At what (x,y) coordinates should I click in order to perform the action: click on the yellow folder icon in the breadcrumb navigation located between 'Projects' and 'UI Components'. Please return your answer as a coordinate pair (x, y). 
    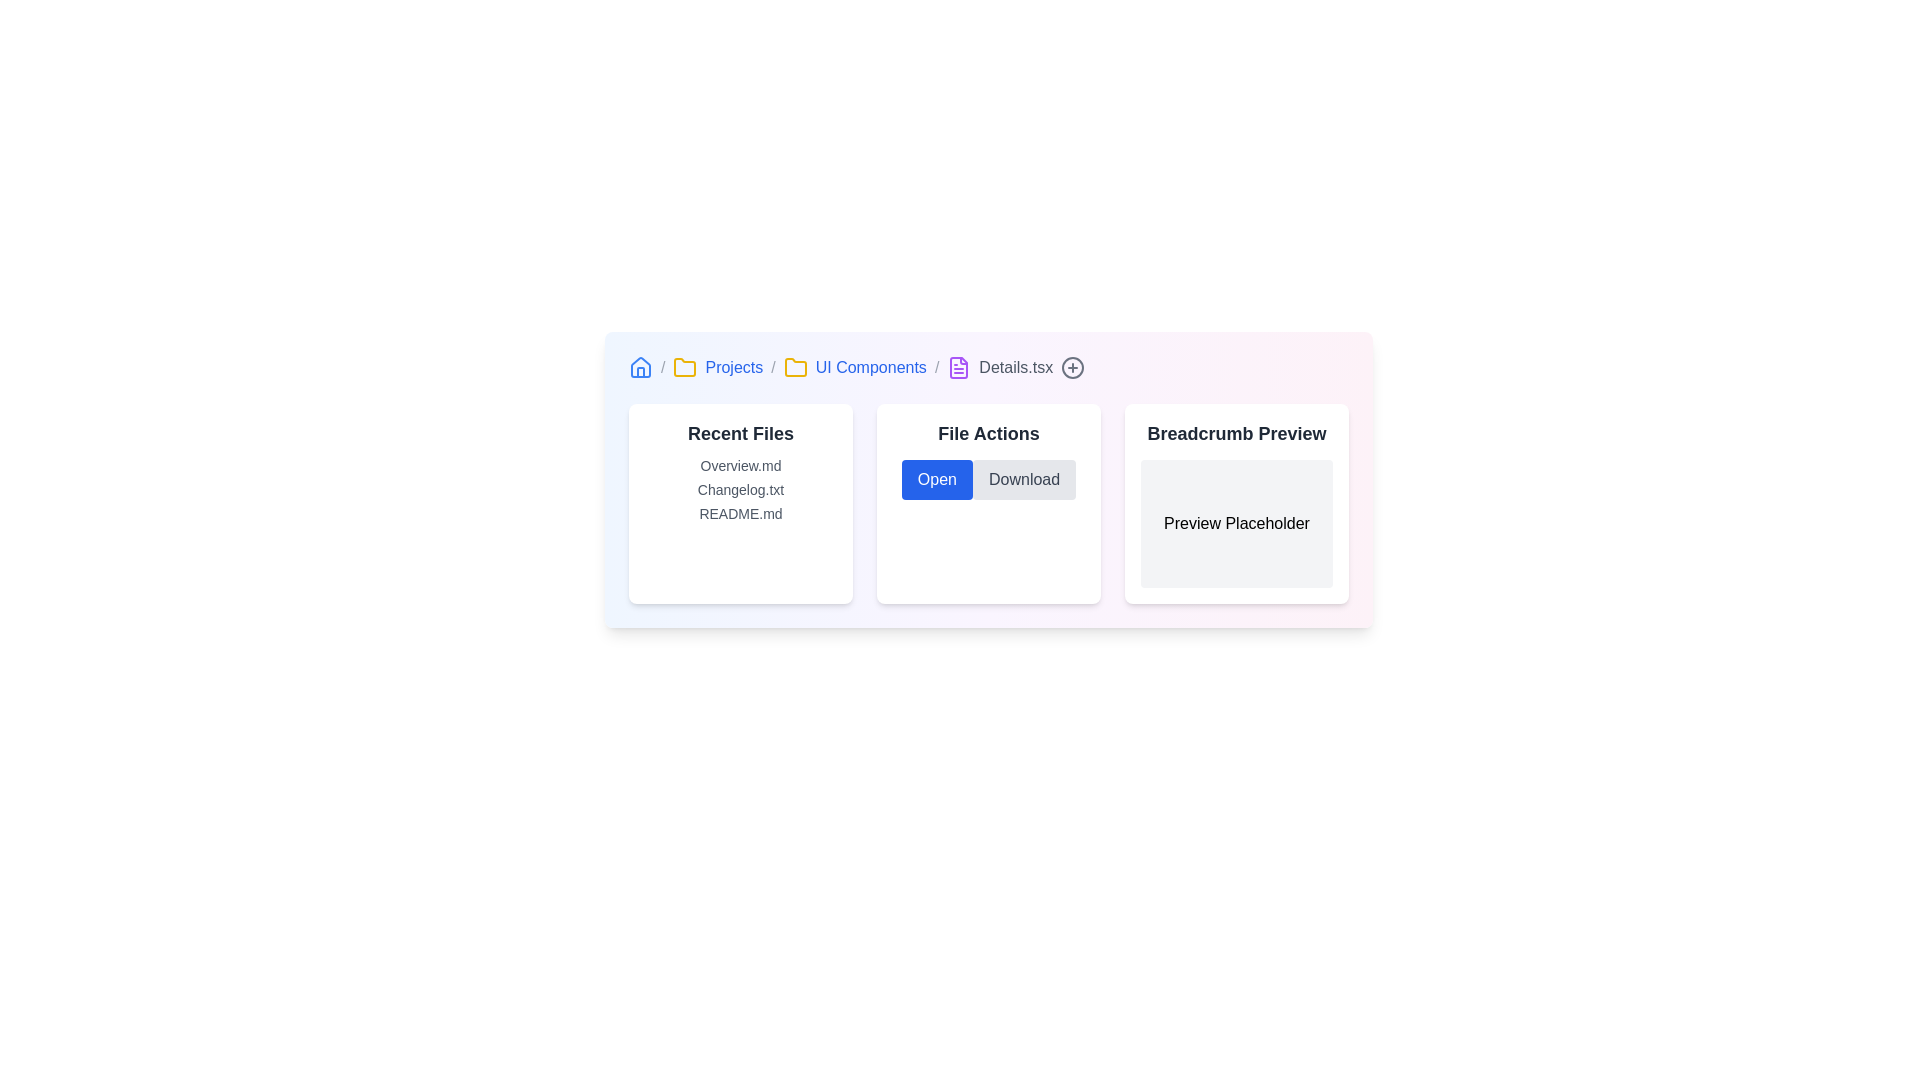
    Looking at the image, I should click on (794, 367).